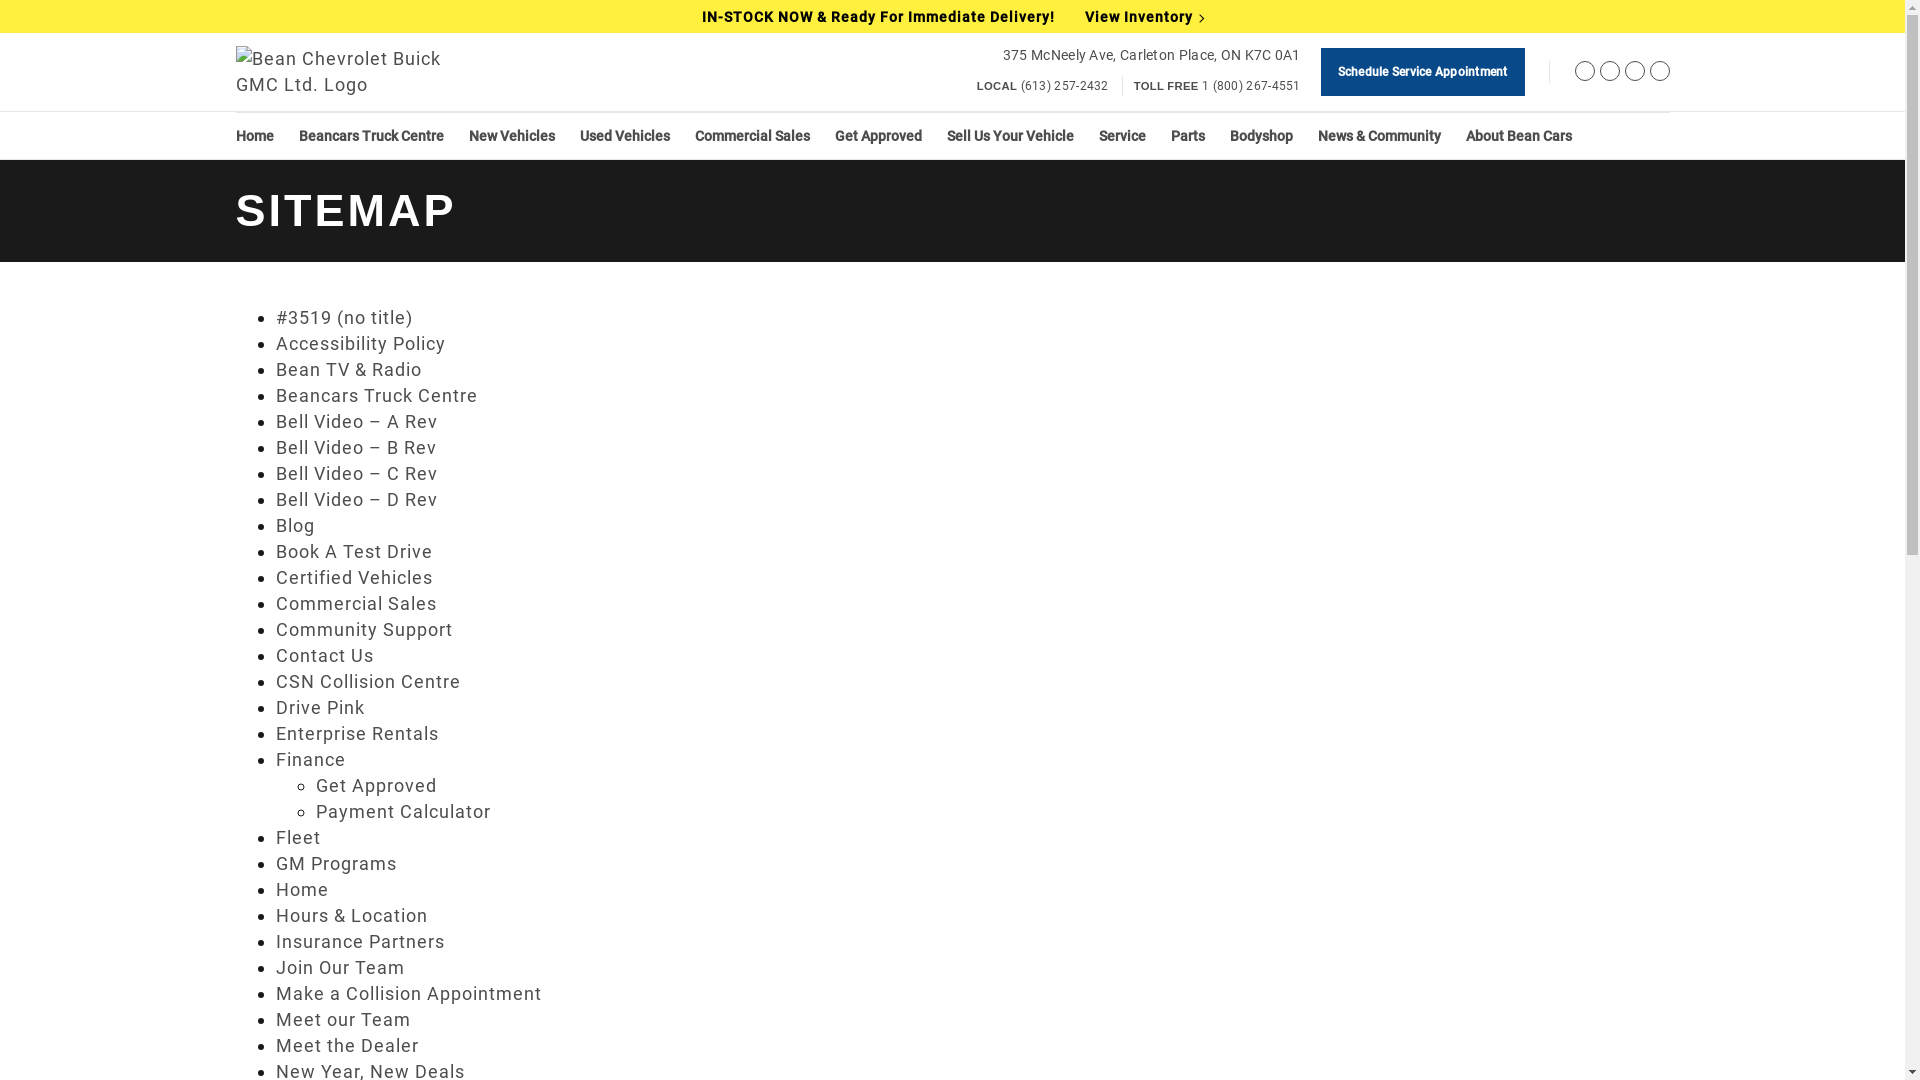 The image size is (1920, 1080). Describe the element at coordinates (294, 524) in the screenshot. I see `'Blog'` at that location.